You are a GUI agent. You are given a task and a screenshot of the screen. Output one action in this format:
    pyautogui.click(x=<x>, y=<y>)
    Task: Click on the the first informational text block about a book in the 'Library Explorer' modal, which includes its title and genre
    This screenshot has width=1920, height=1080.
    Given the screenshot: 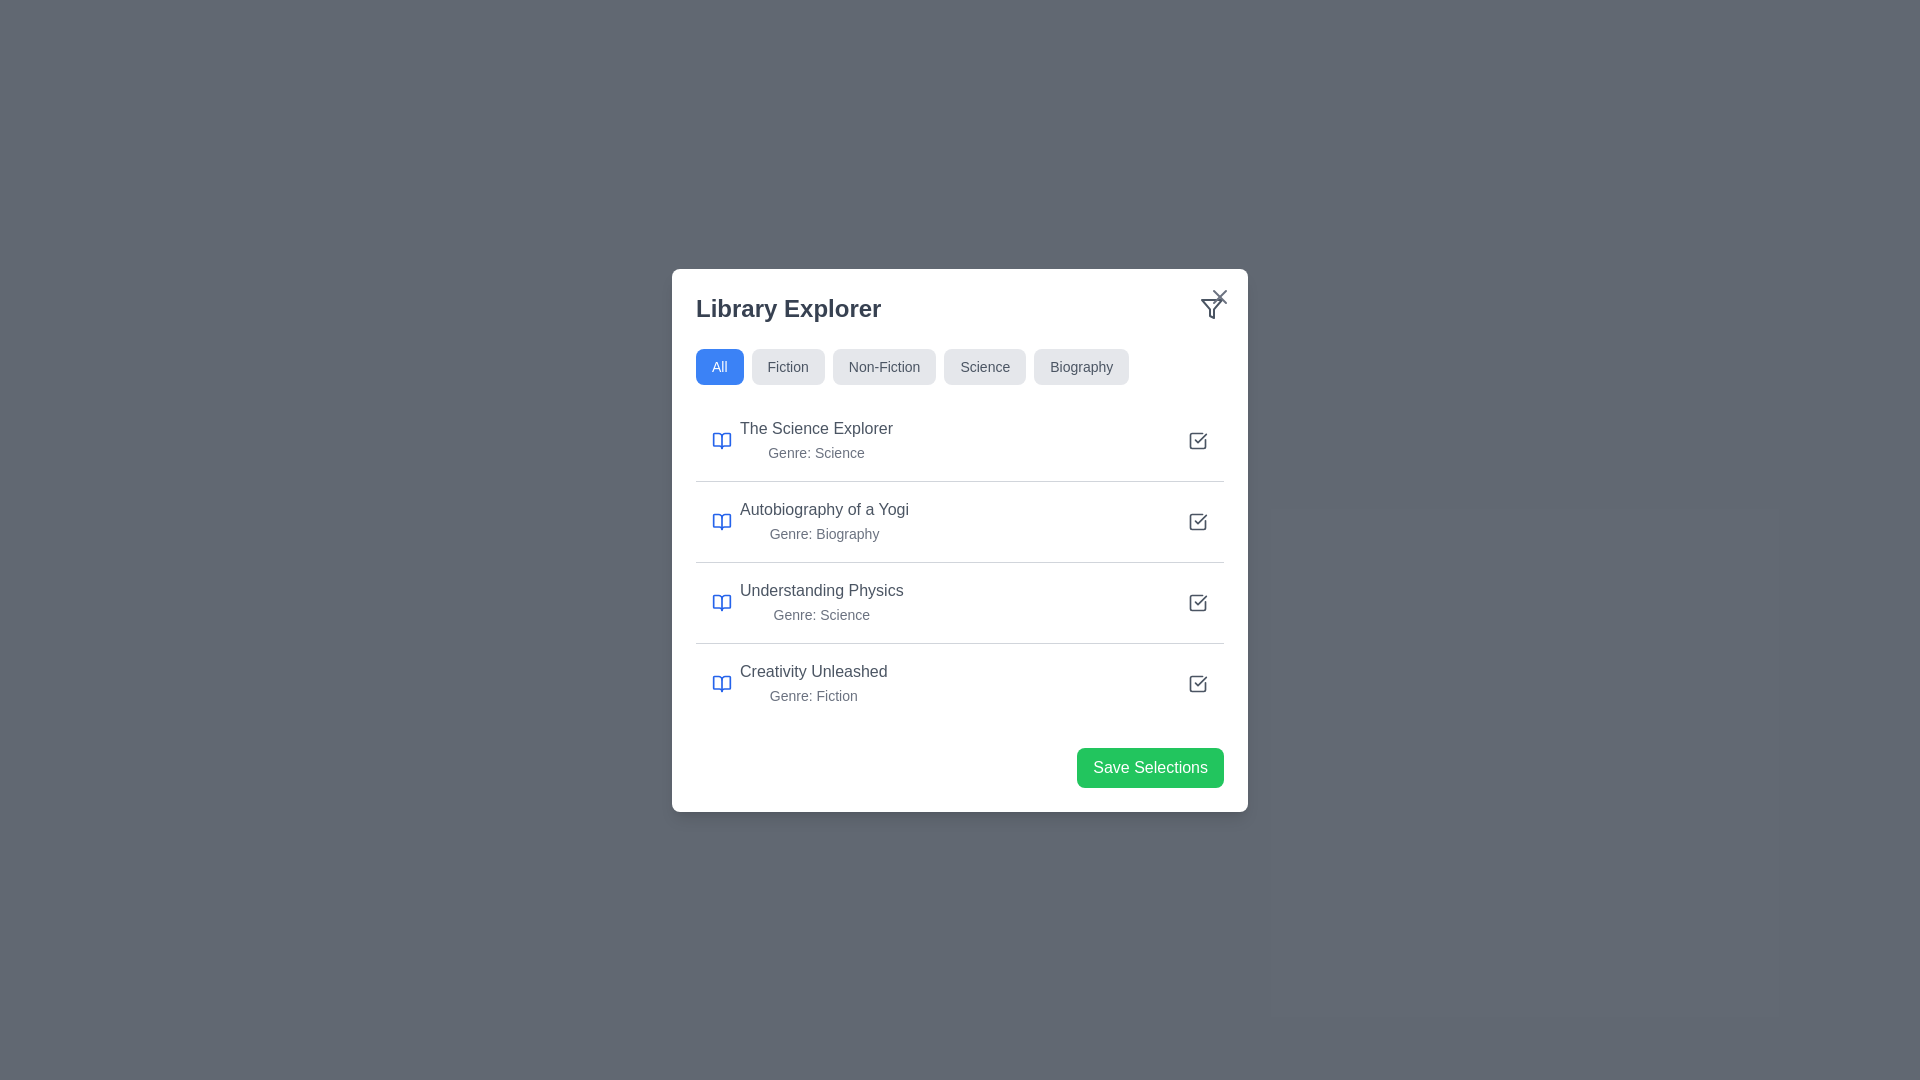 What is the action you would take?
    pyautogui.click(x=802, y=439)
    